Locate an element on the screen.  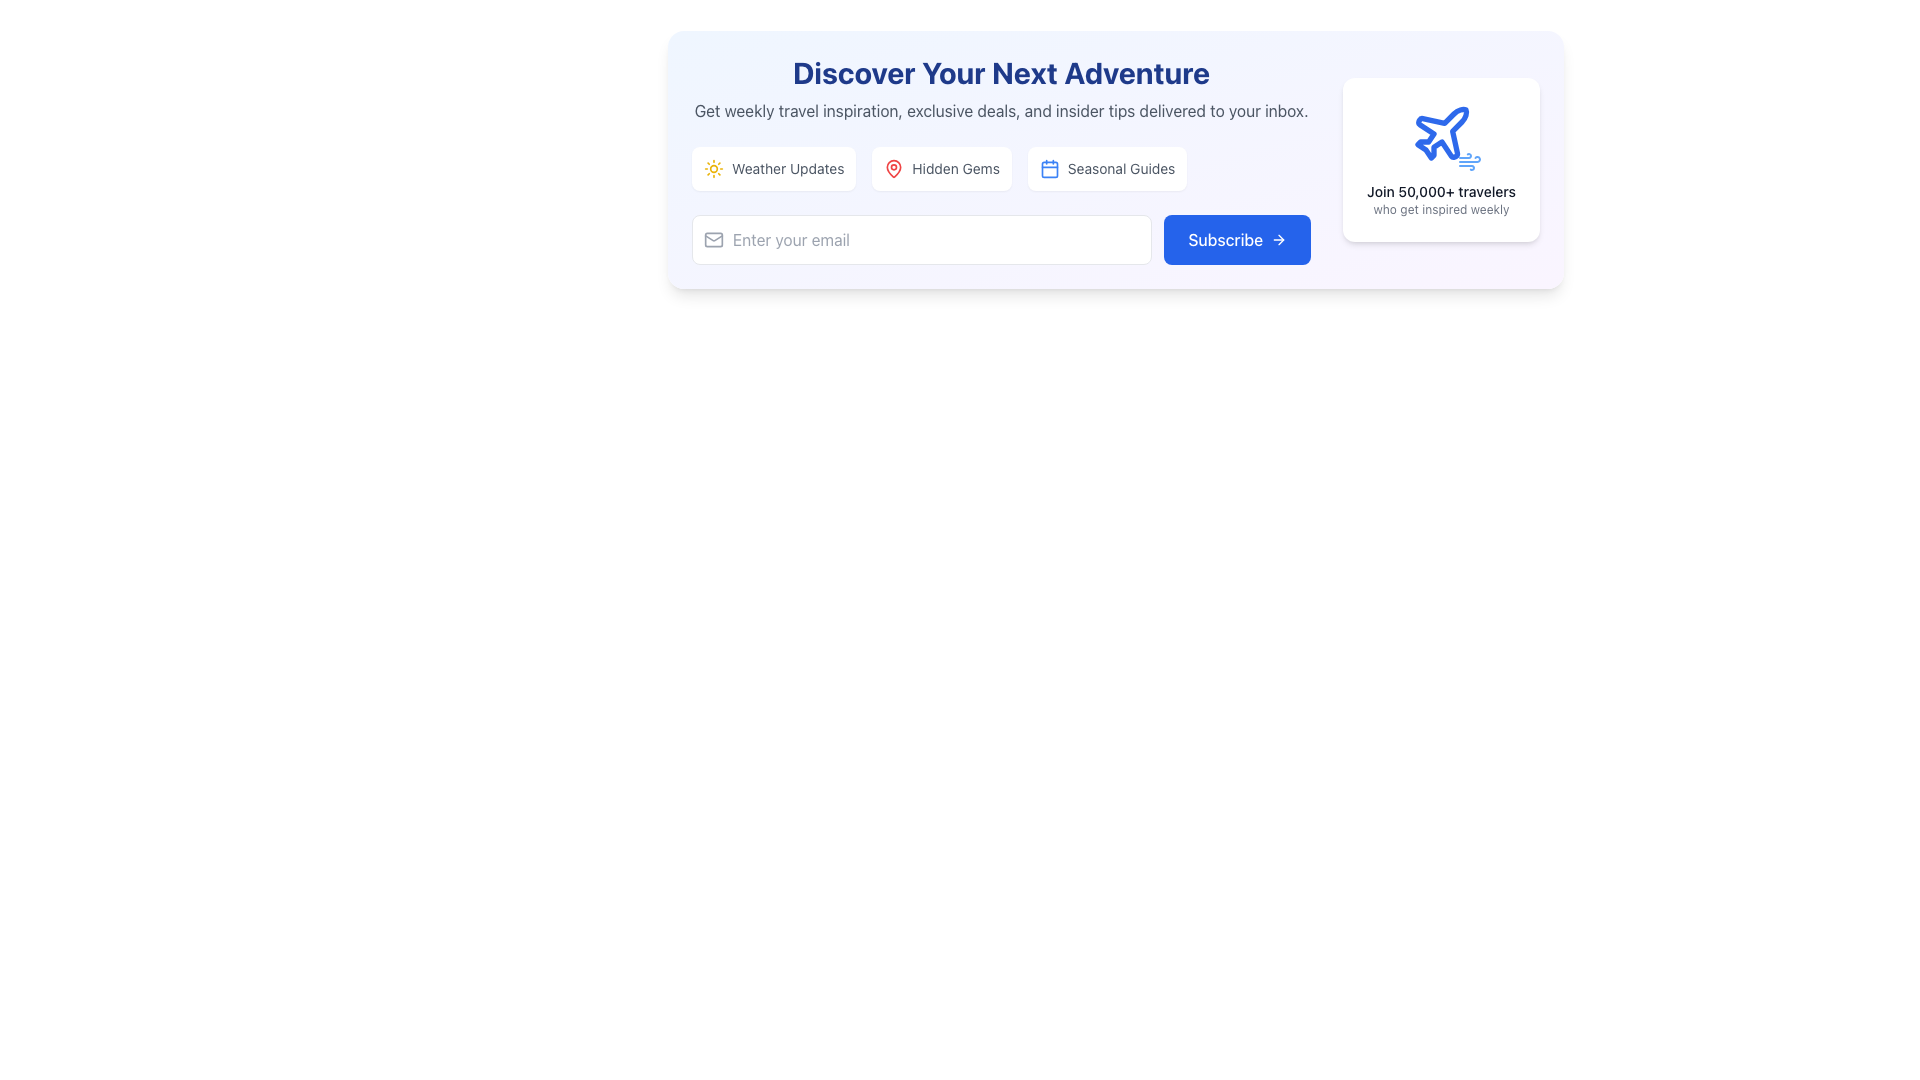
the static text element that reads 'Get weekly travel inspiration, exclusive deals, and insider tips delivered to your inbox.', positioned below the heading 'Discover Your Next Adventure' is located at coordinates (1001, 111).